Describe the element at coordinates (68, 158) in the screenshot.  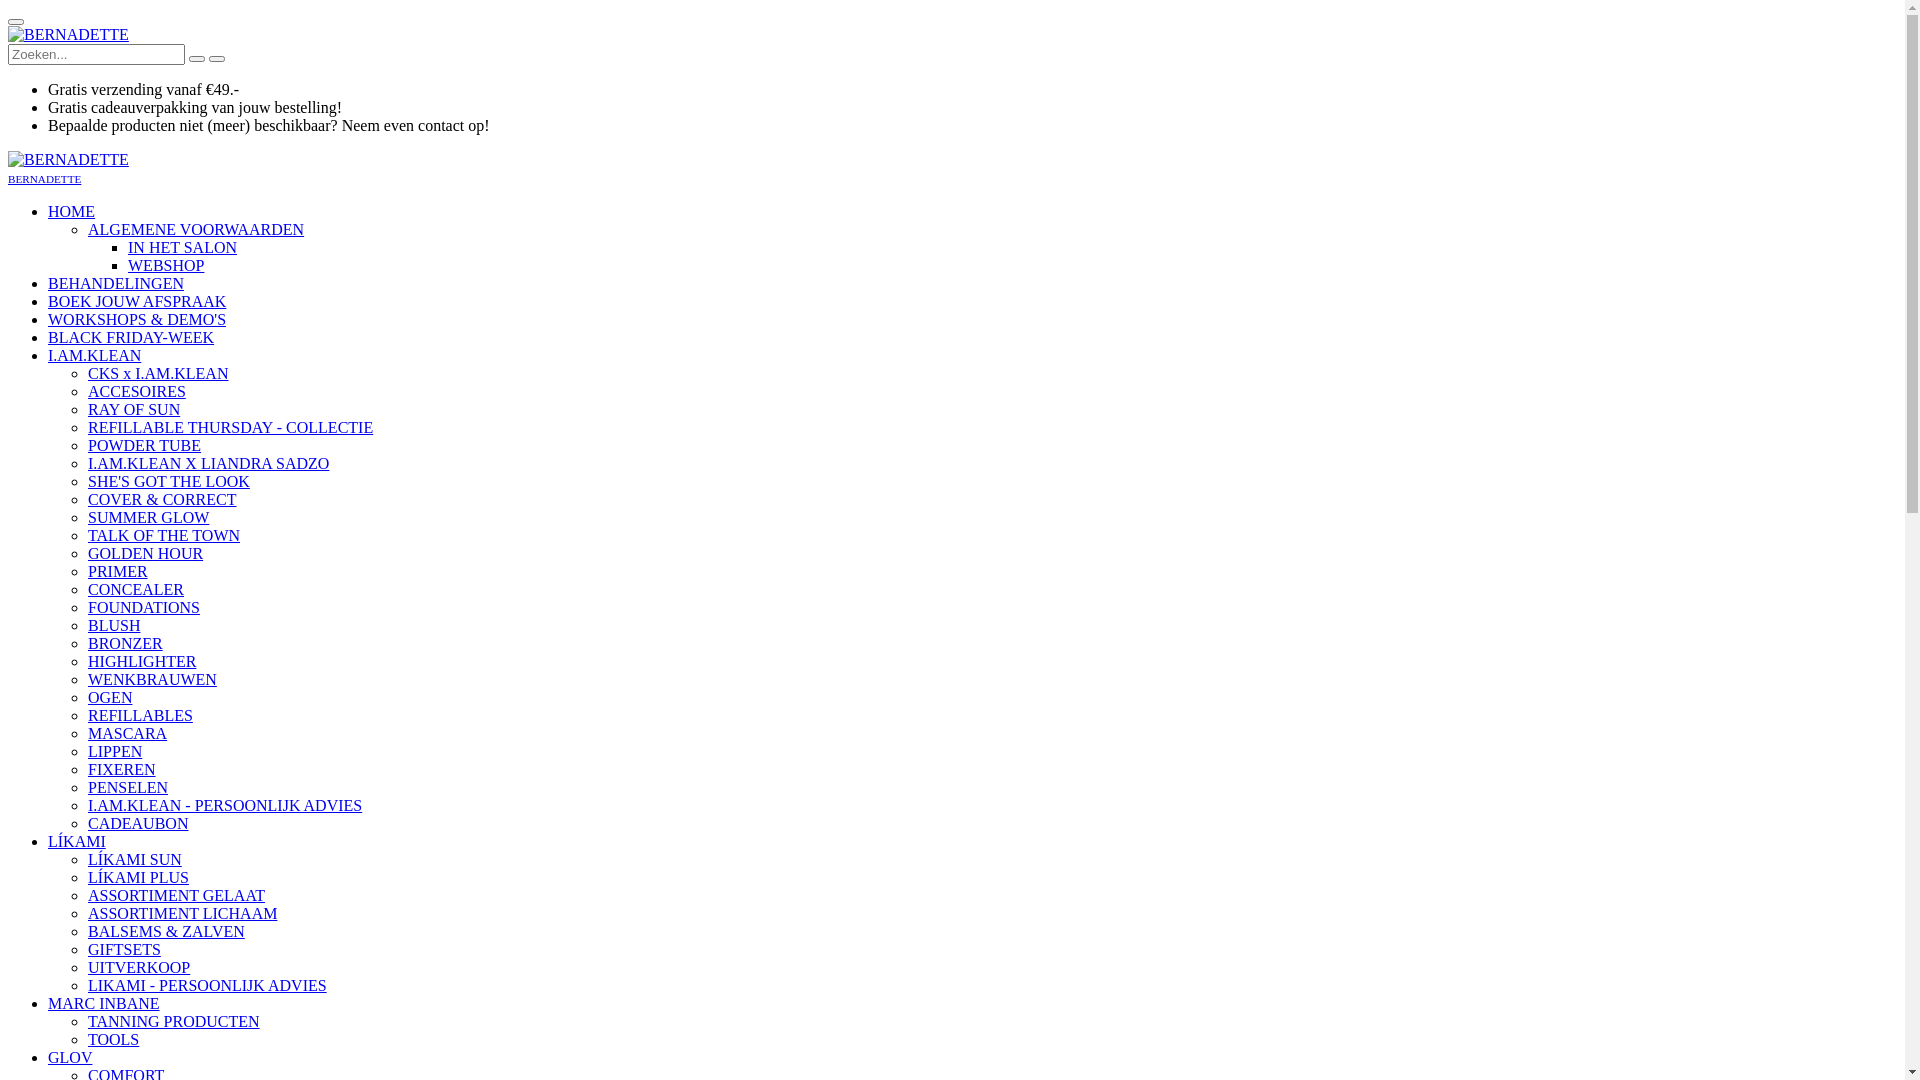
I see `'BERNADETTE'` at that location.